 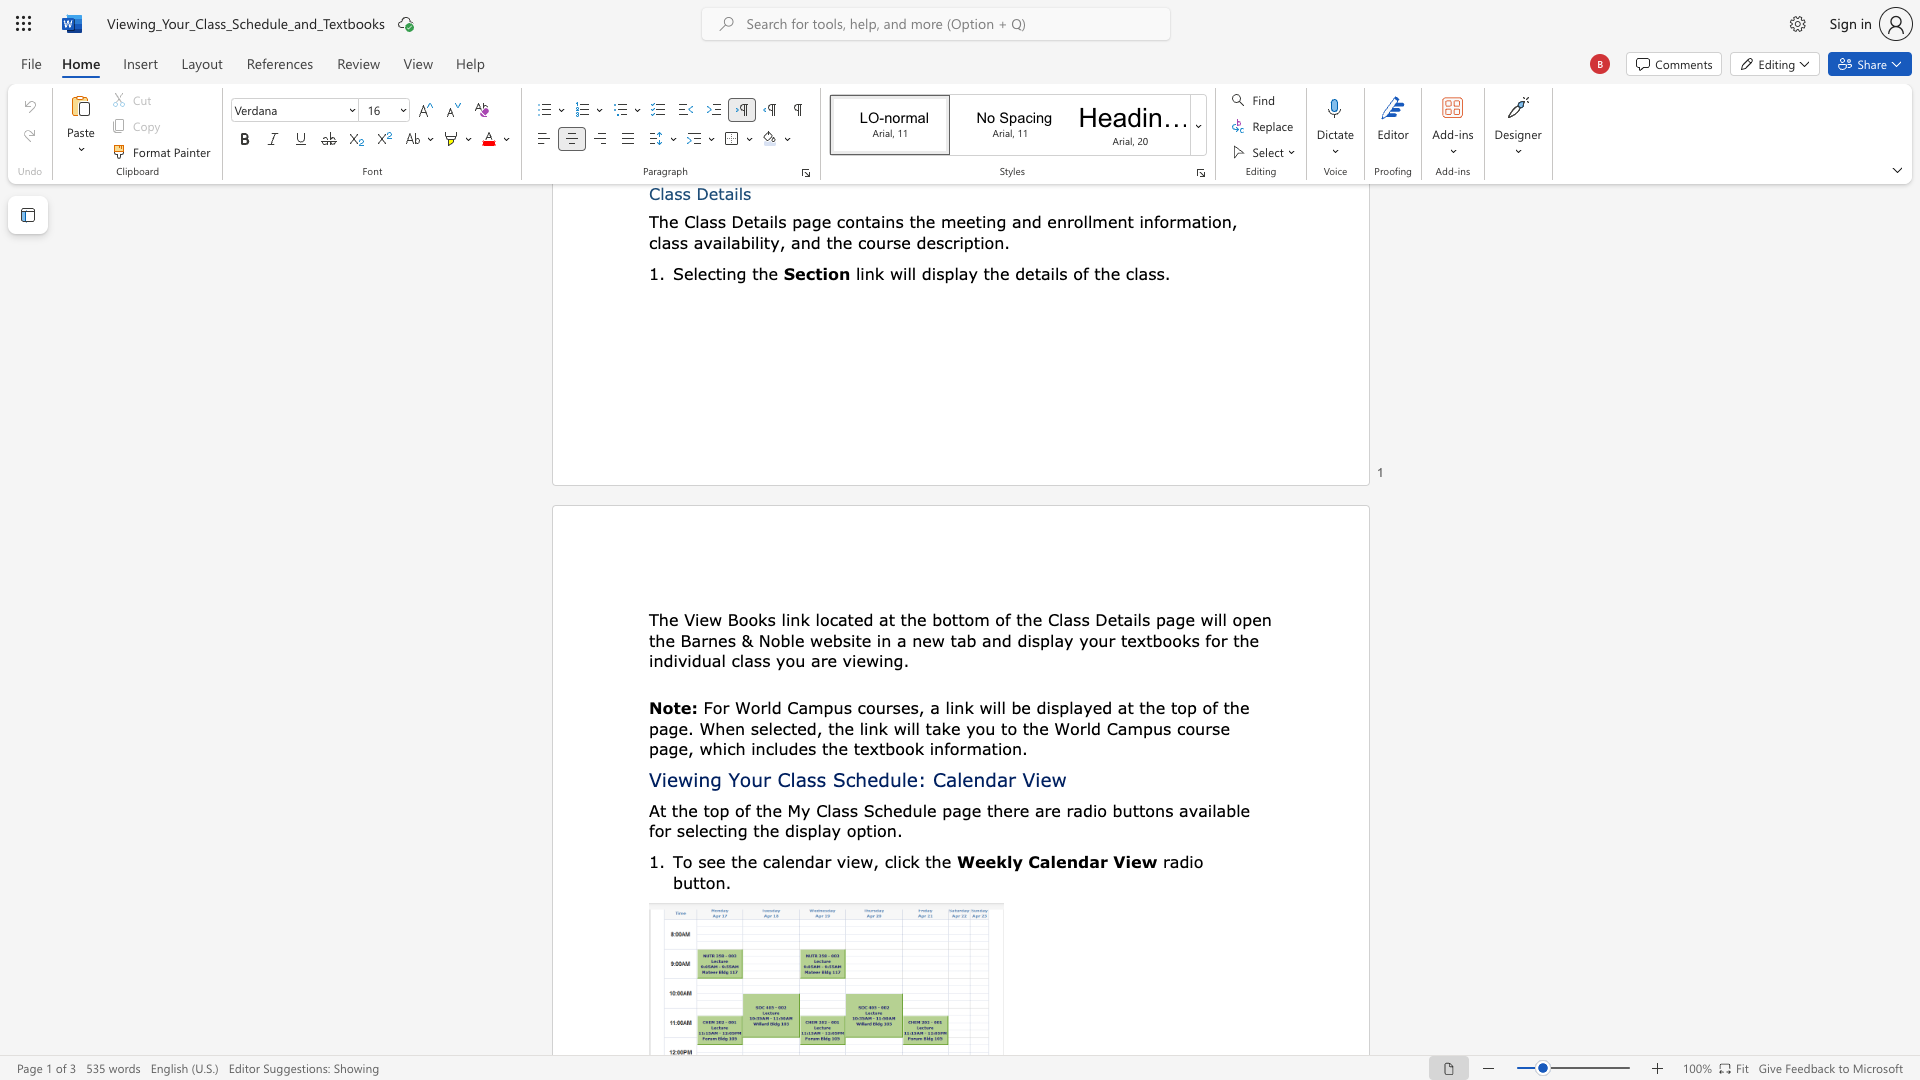 I want to click on the subset text "to the World Campus course p" within the text "For World Campus courses, a link will be displayed at the top of the page. When selected, the link will take you to the World Campus course page, which includes the textbook information.", so click(x=1001, y=728).